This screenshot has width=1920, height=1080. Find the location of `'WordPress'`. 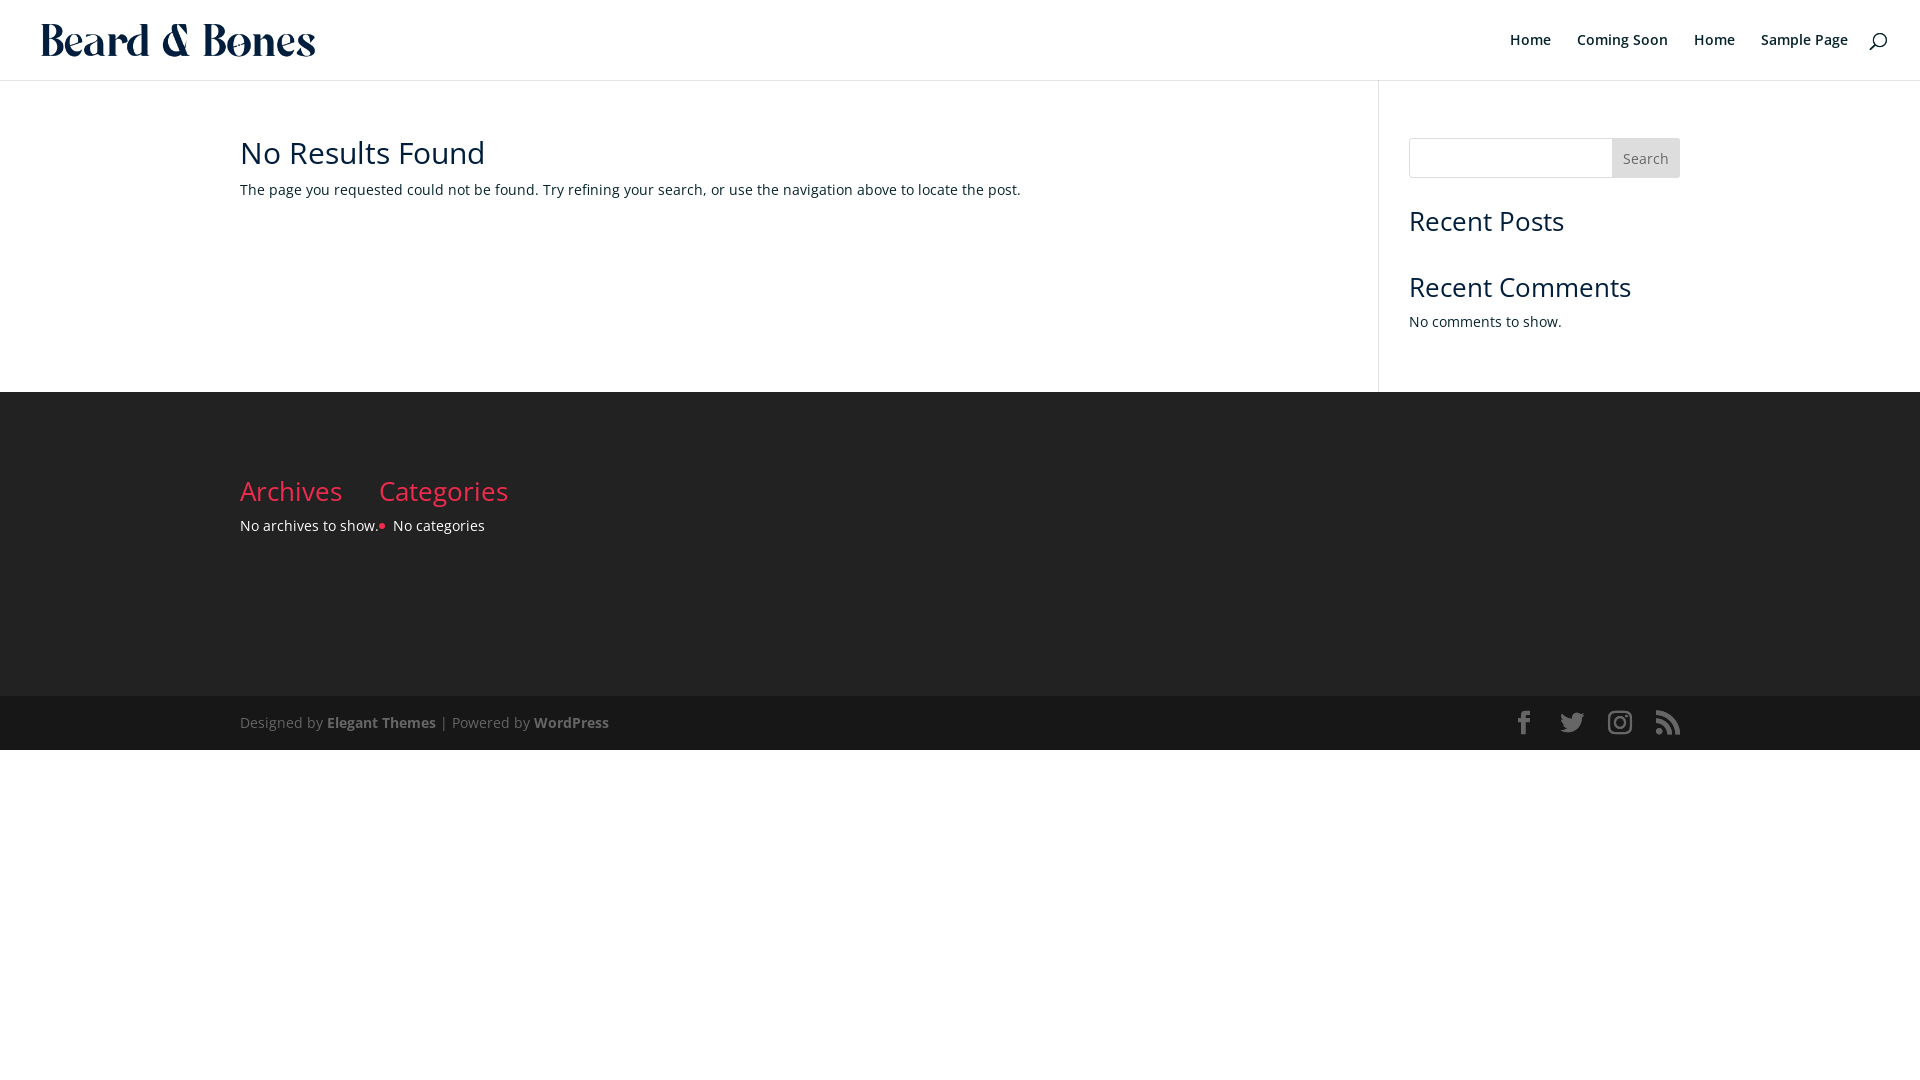

'WordPress' is located at coordinates (570, 722).